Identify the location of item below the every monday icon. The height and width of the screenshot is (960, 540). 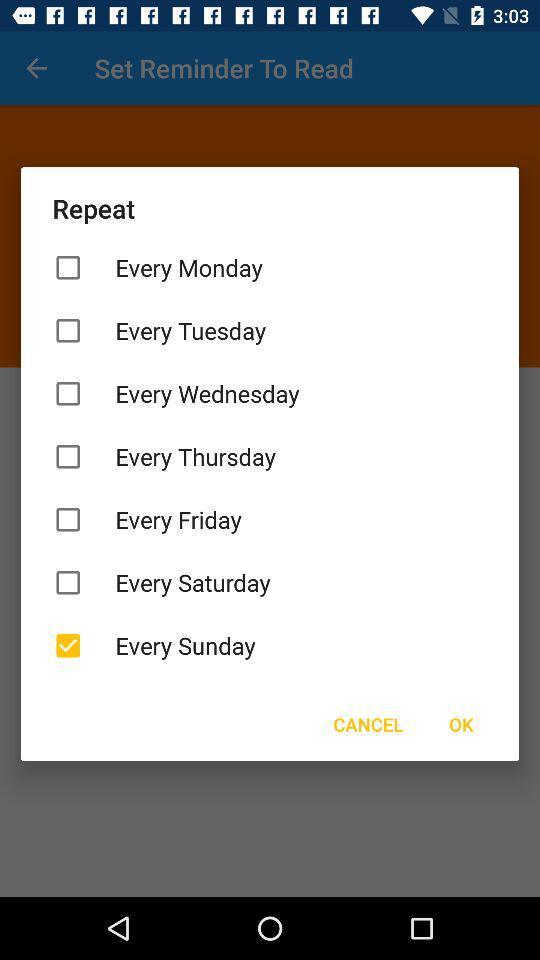
(270, 330).